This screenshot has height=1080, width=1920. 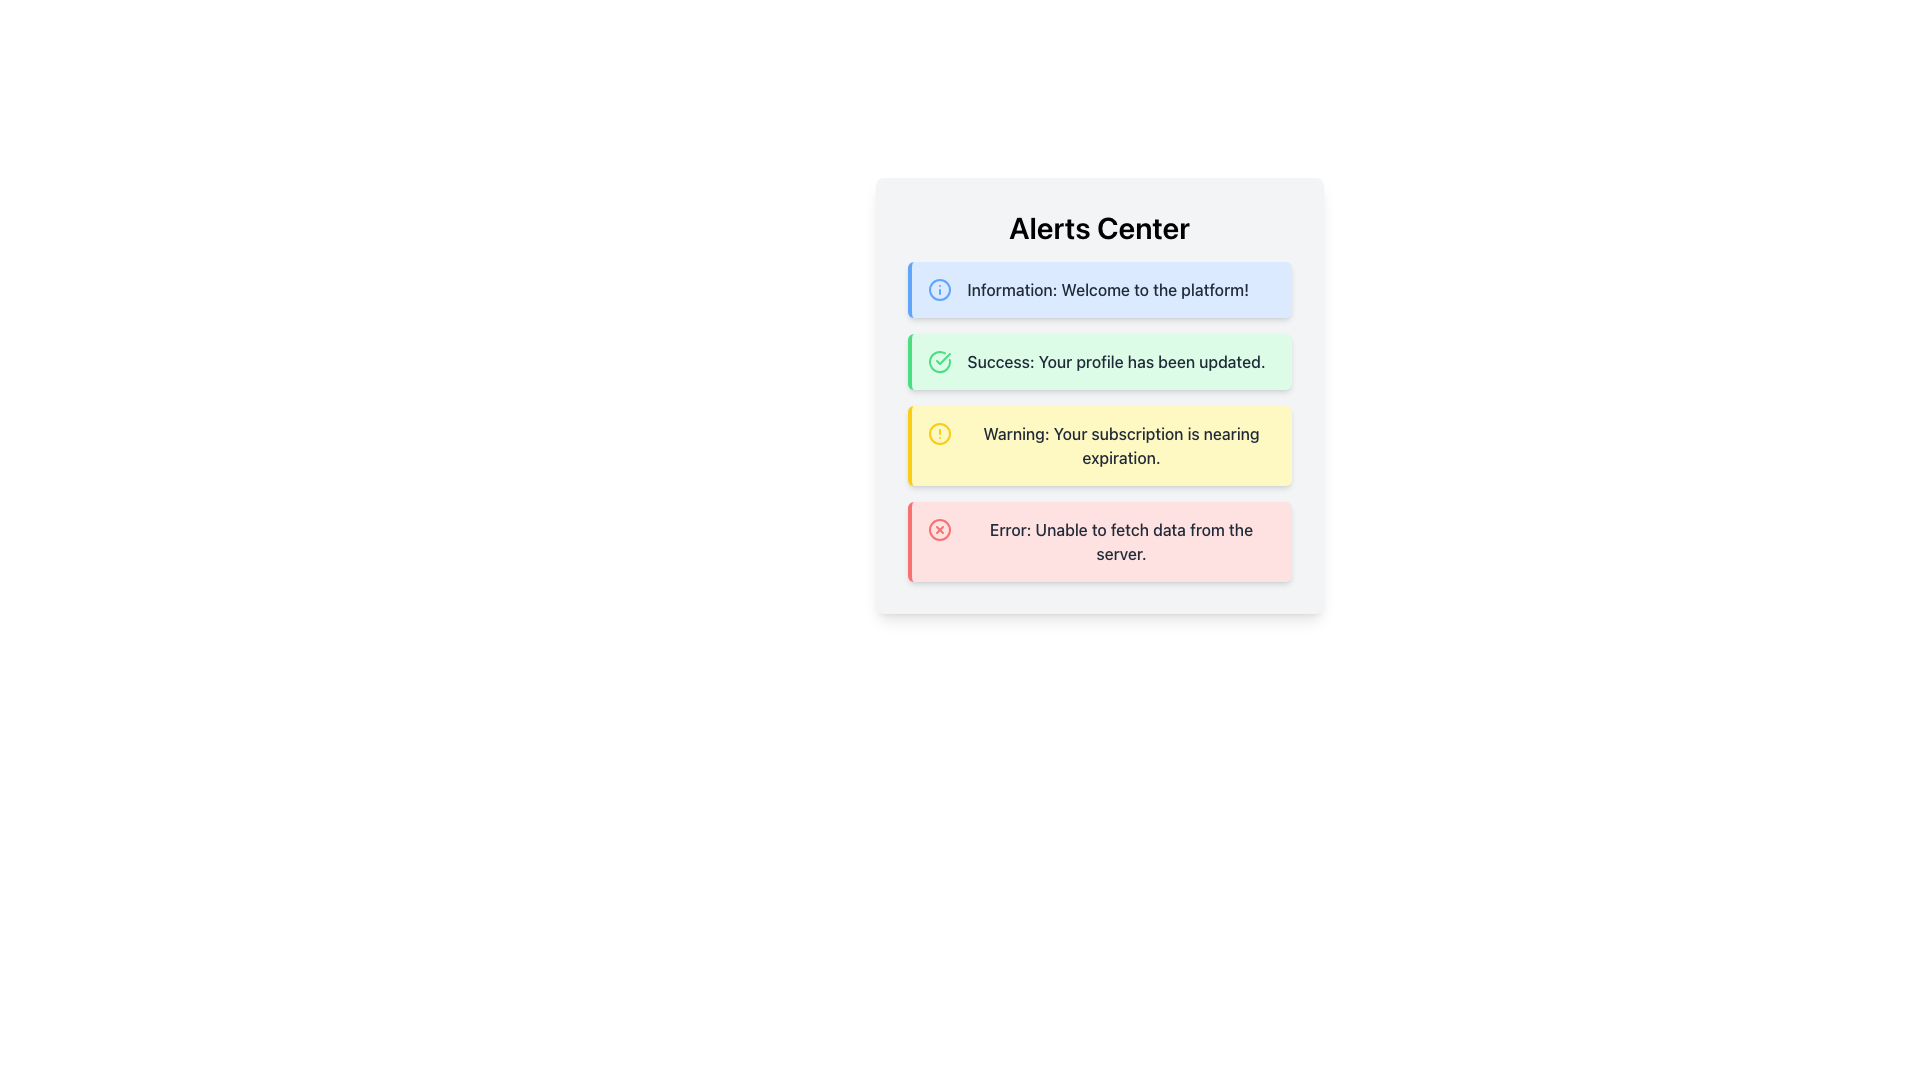 What do you see at coordinates (1121, 445) in the screenshot?
I see `text content of the third alert message block with a yellow background that states 'Warning: Your subscription is nearing expiration.'` at bounding box center [1121, 445].